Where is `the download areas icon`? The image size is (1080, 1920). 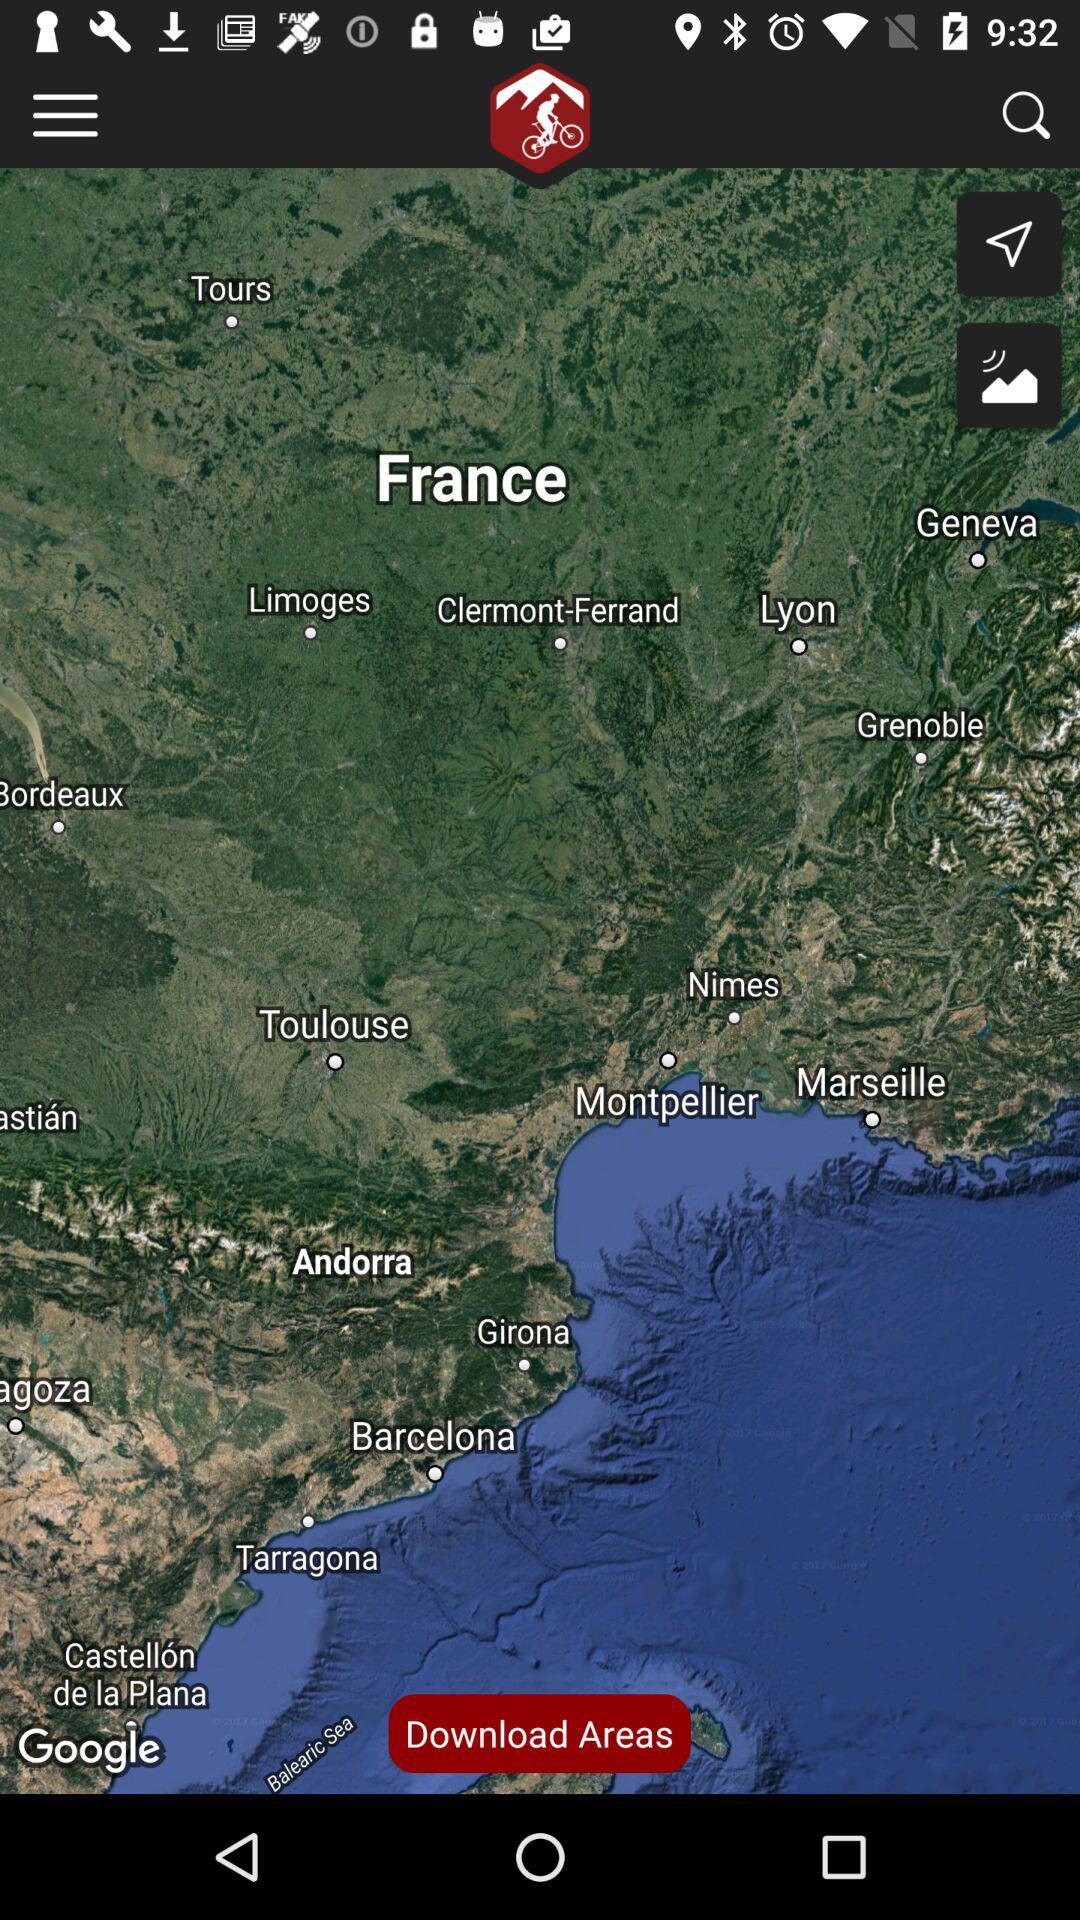
the download areas icon is located at coordinates (538, 1732).